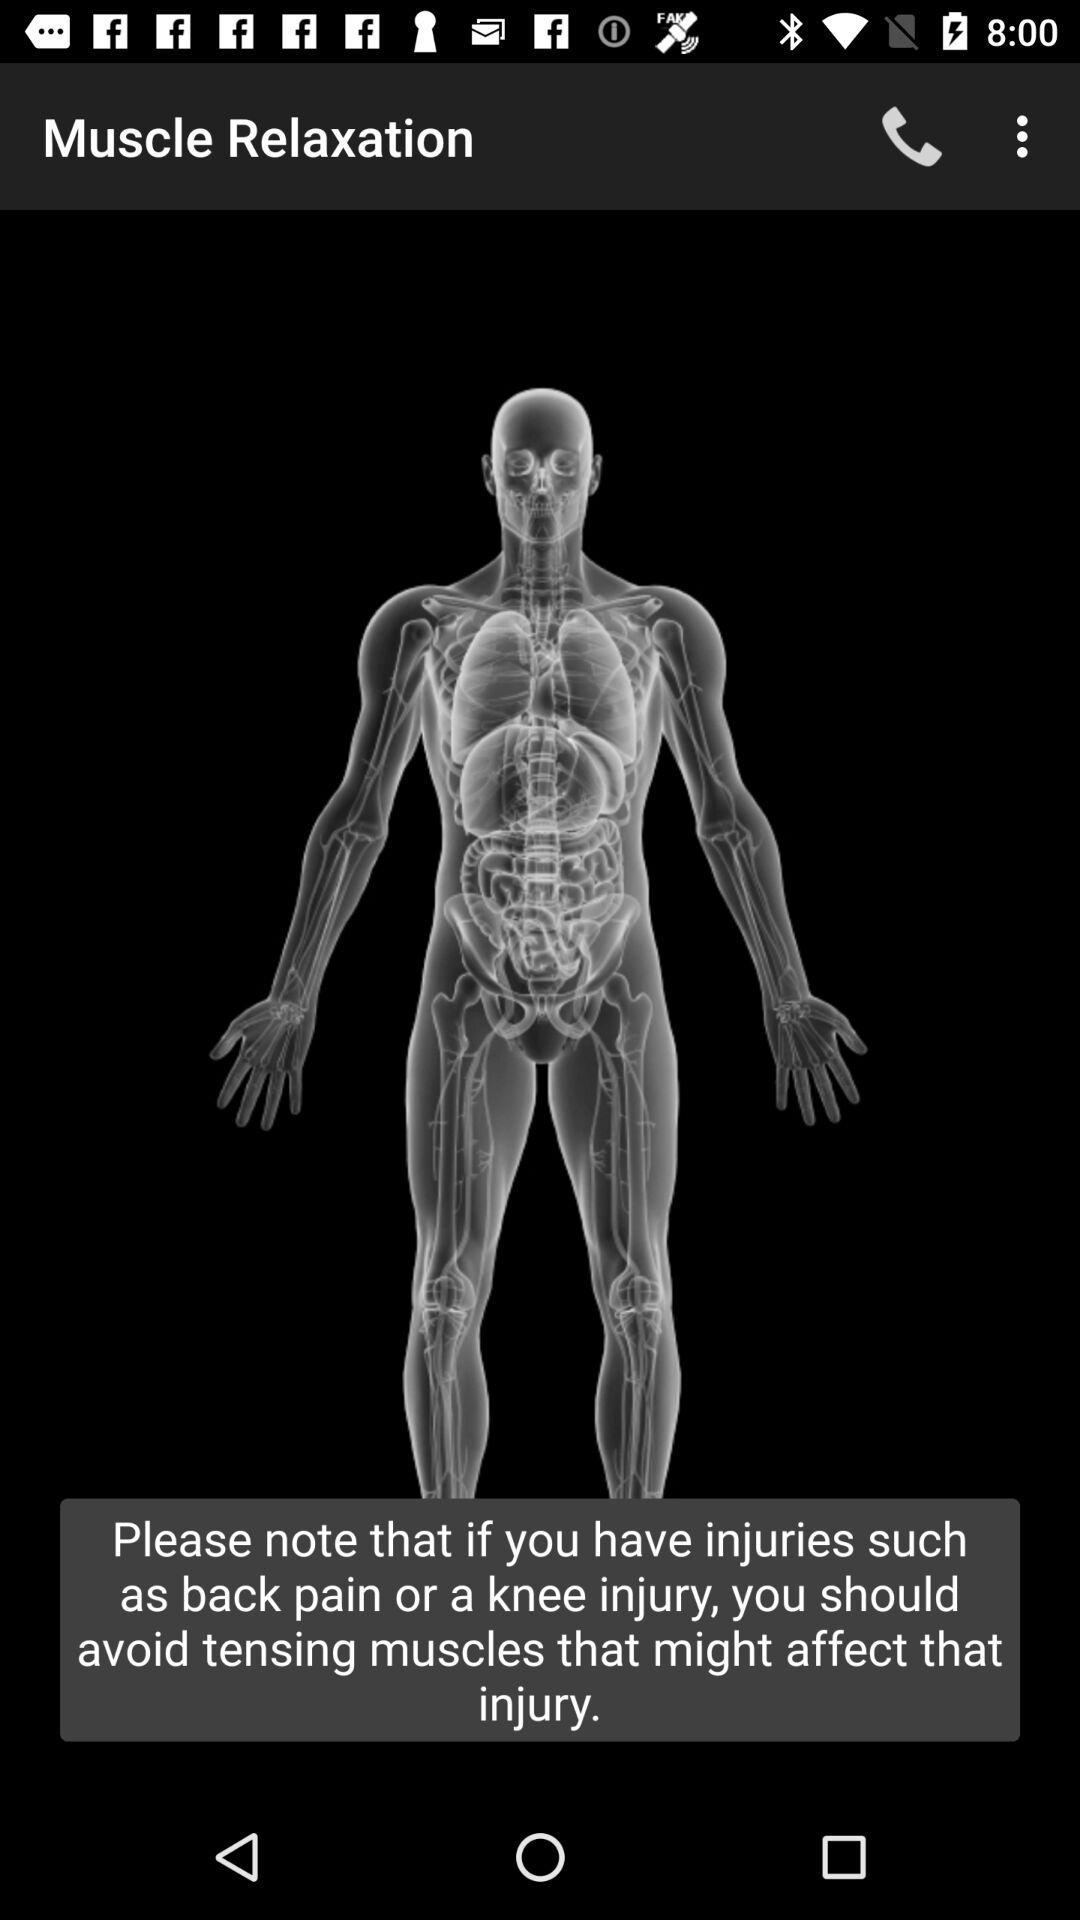 The height and width of the screenshot is (1920, 1080). Describe the element at coordinates (911, 135) in the screenshot. I see `icon to the right of muscle relaxation item` at that location.